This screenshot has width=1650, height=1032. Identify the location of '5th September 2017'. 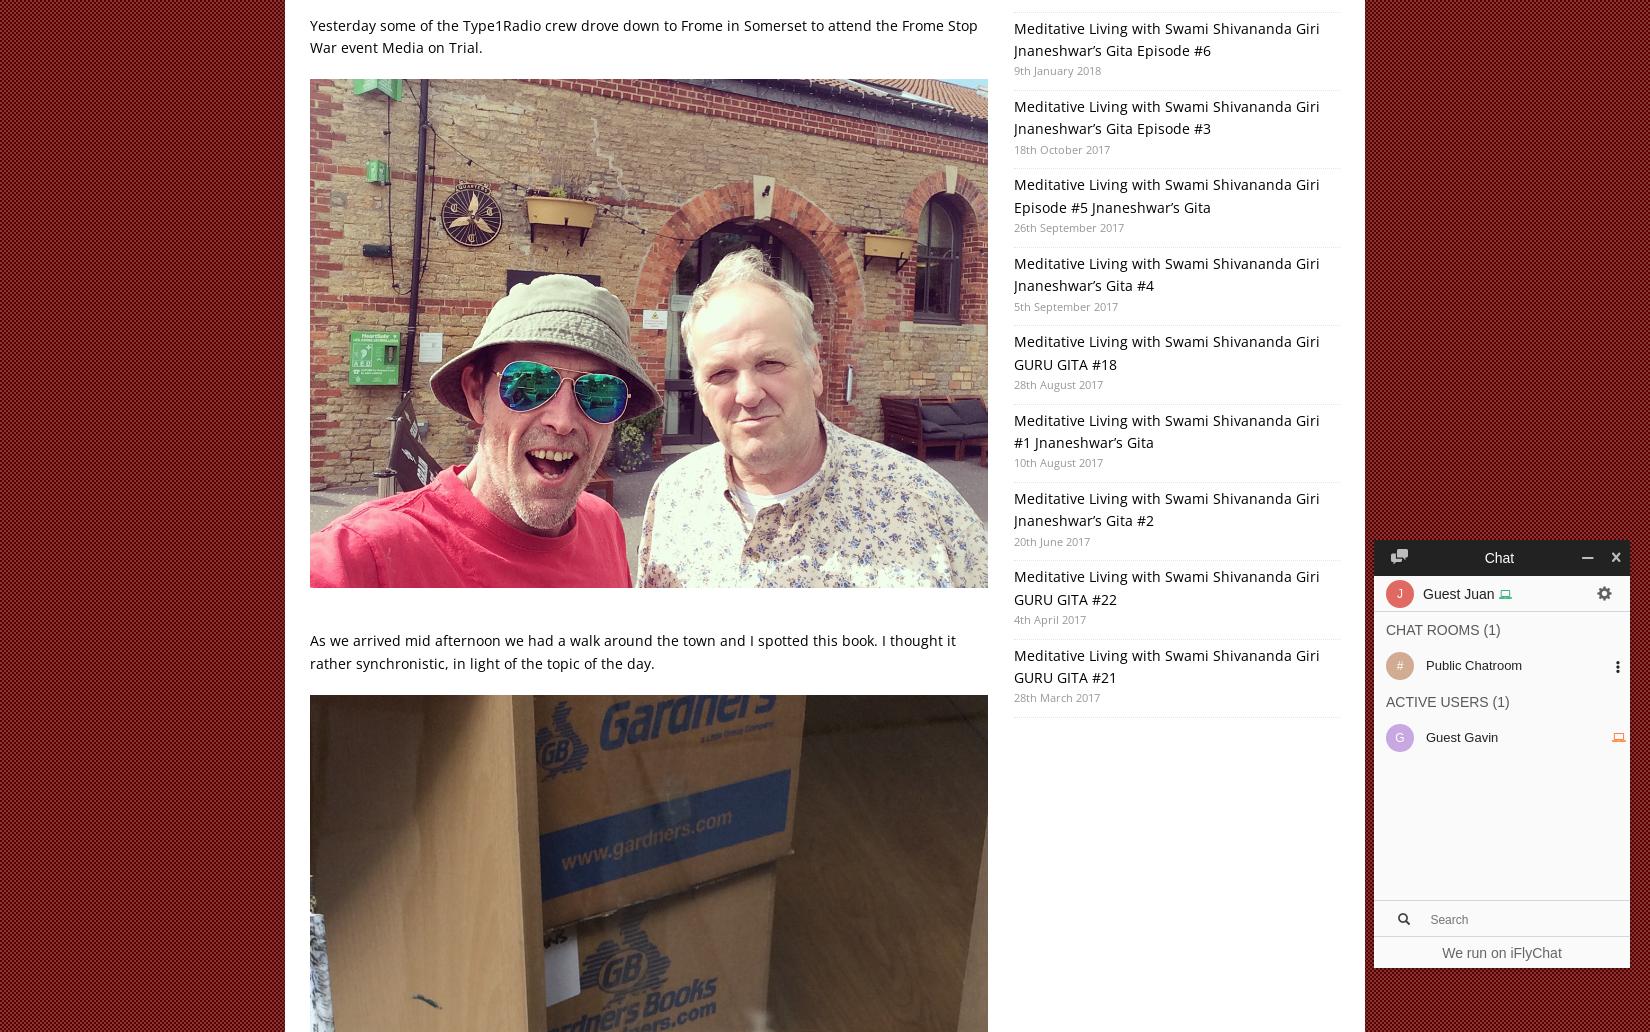
(1065, 305).